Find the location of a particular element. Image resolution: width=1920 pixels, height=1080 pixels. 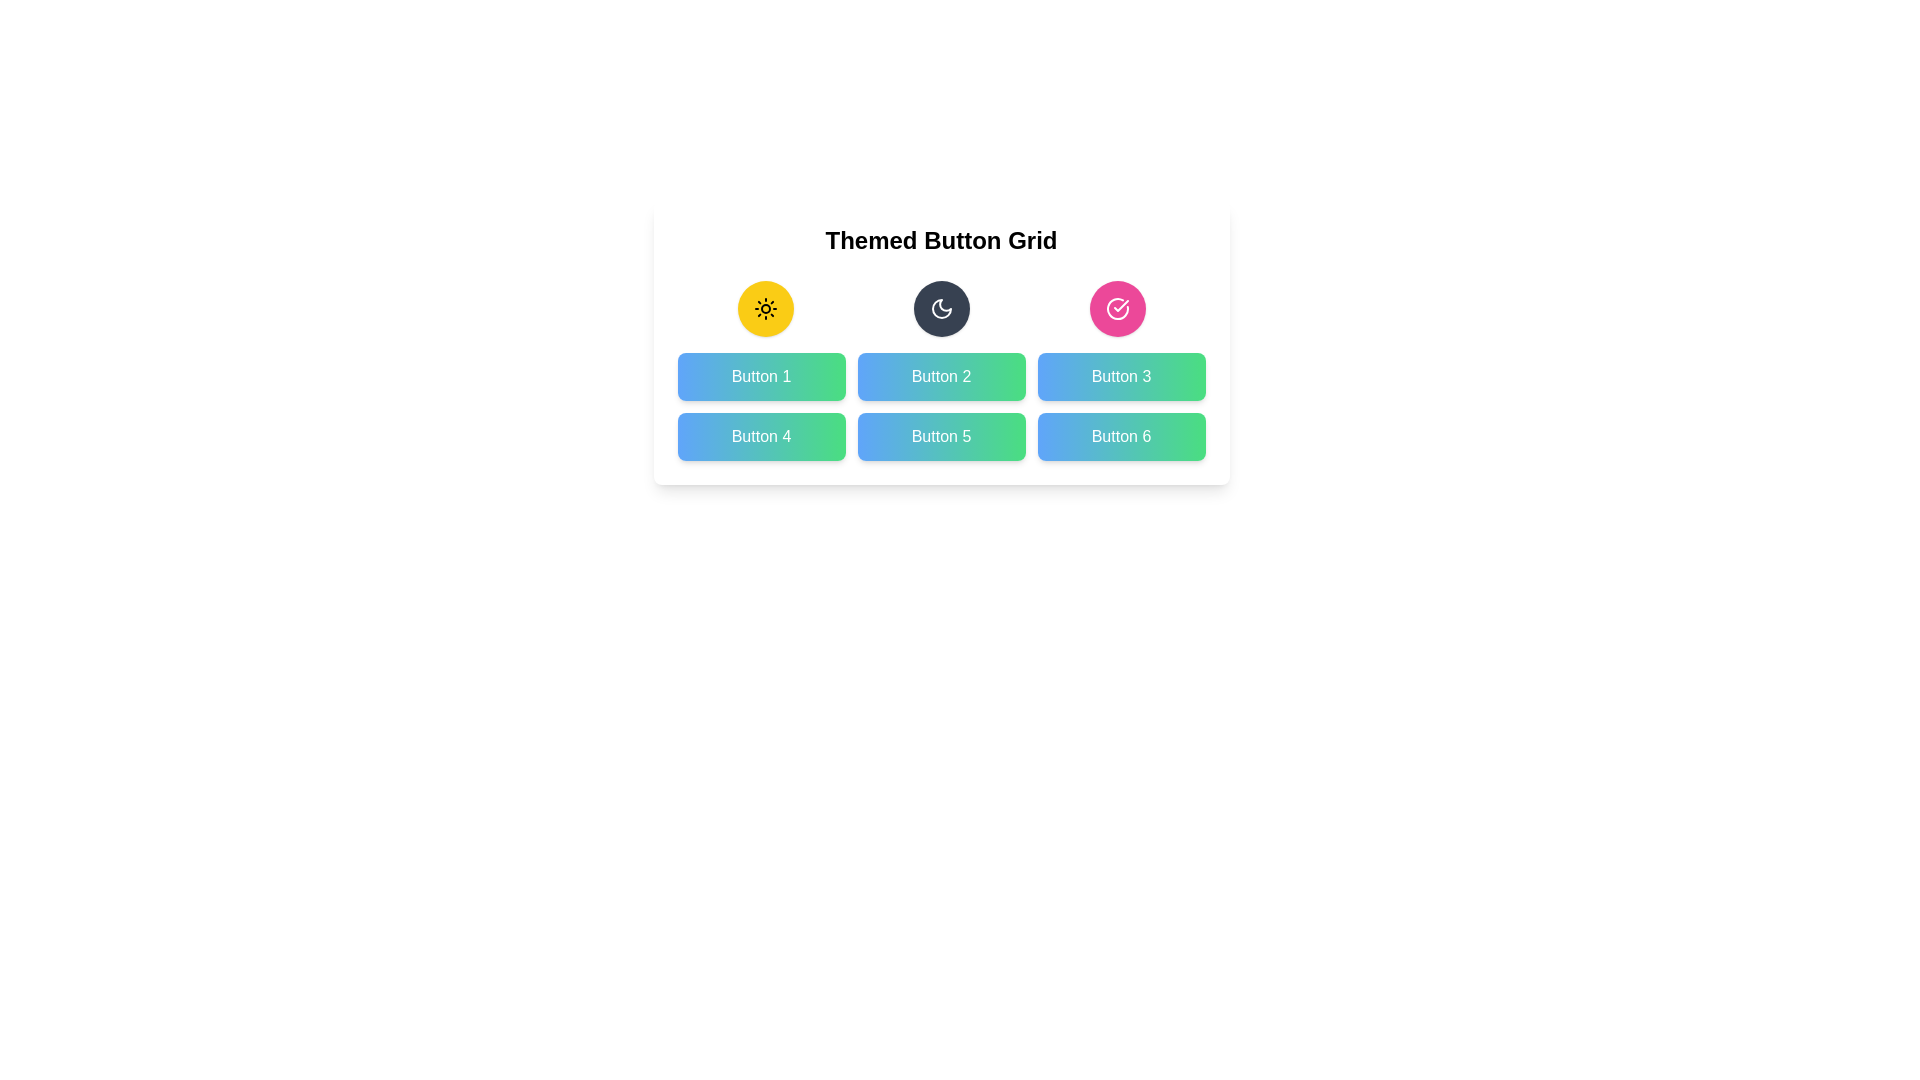

the rectangular button labeled 'Button 2' with a gradient background transitioning from blue to green, which is the second button in the top row of the grid below 'Themed Button Grid' is located at coordinates (940, 377).